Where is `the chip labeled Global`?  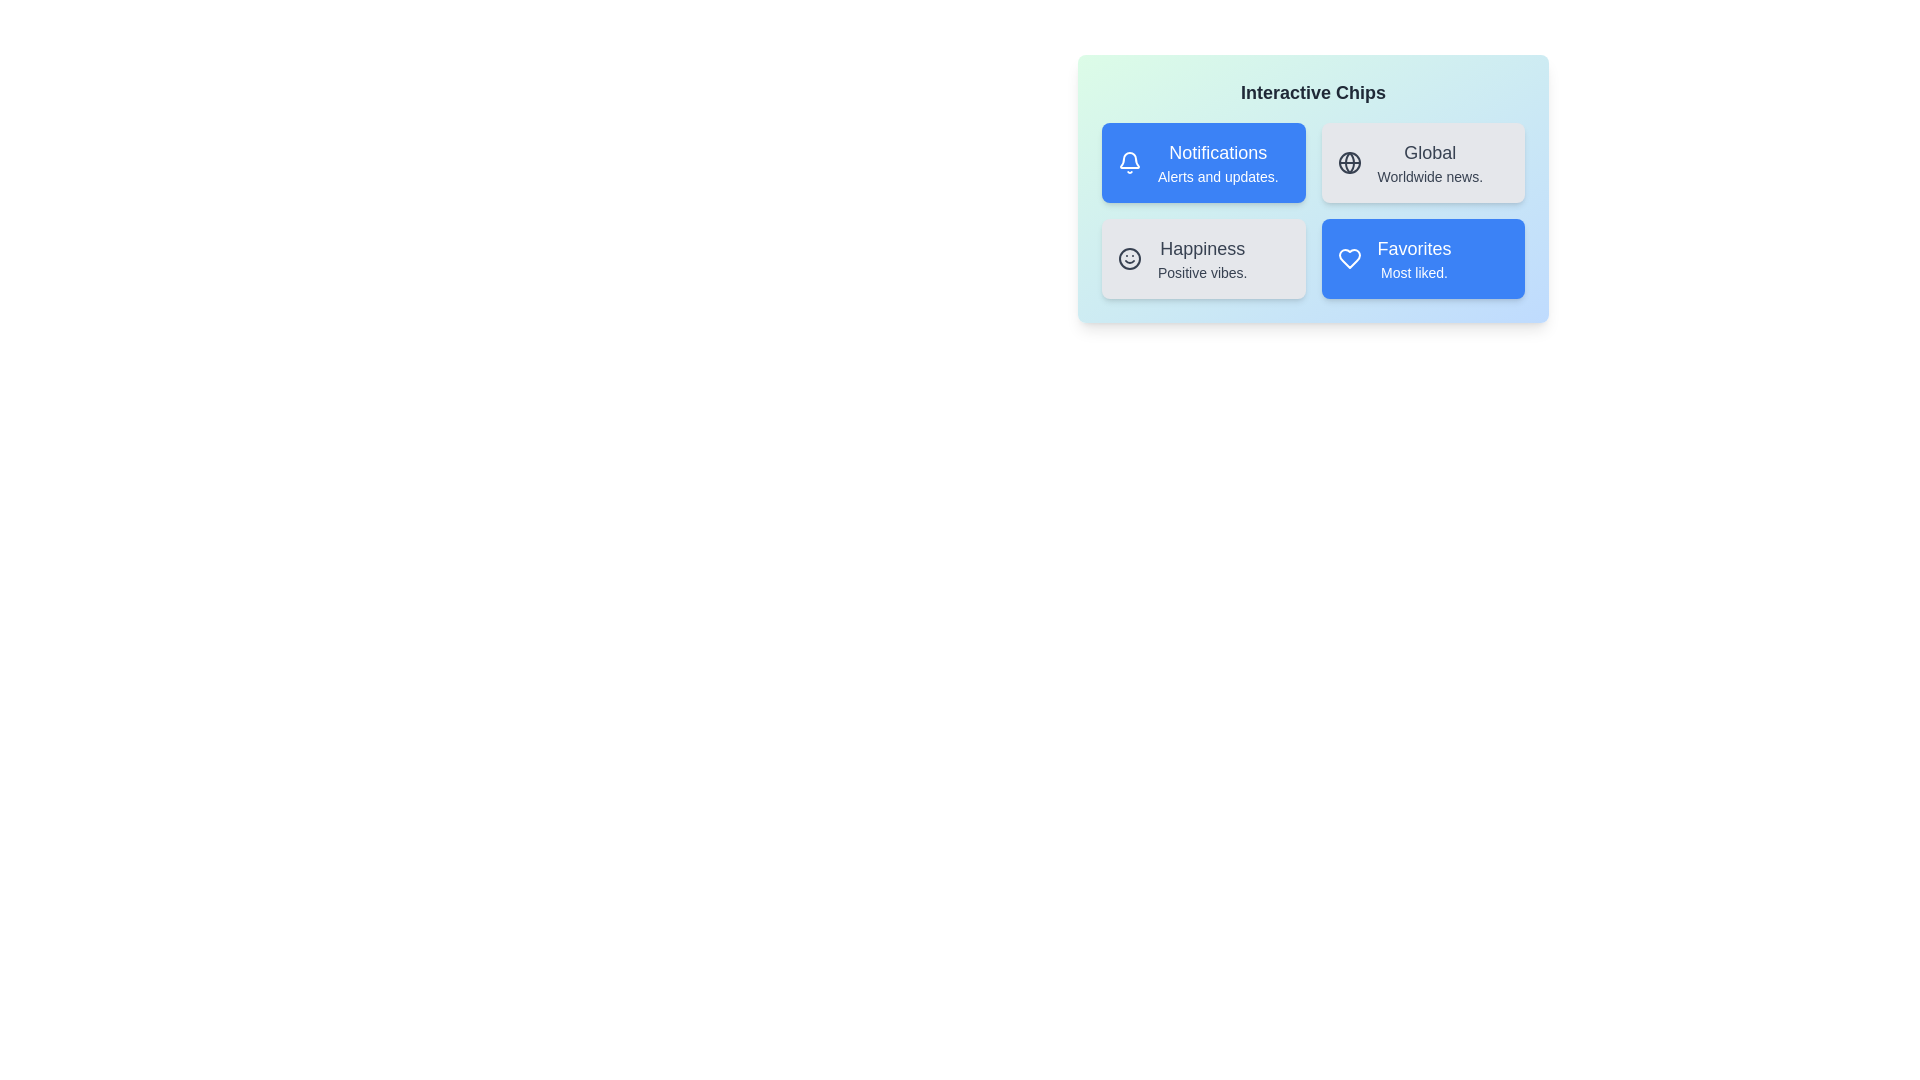
the chip labeled Global is located at coordinates (1422, 161).